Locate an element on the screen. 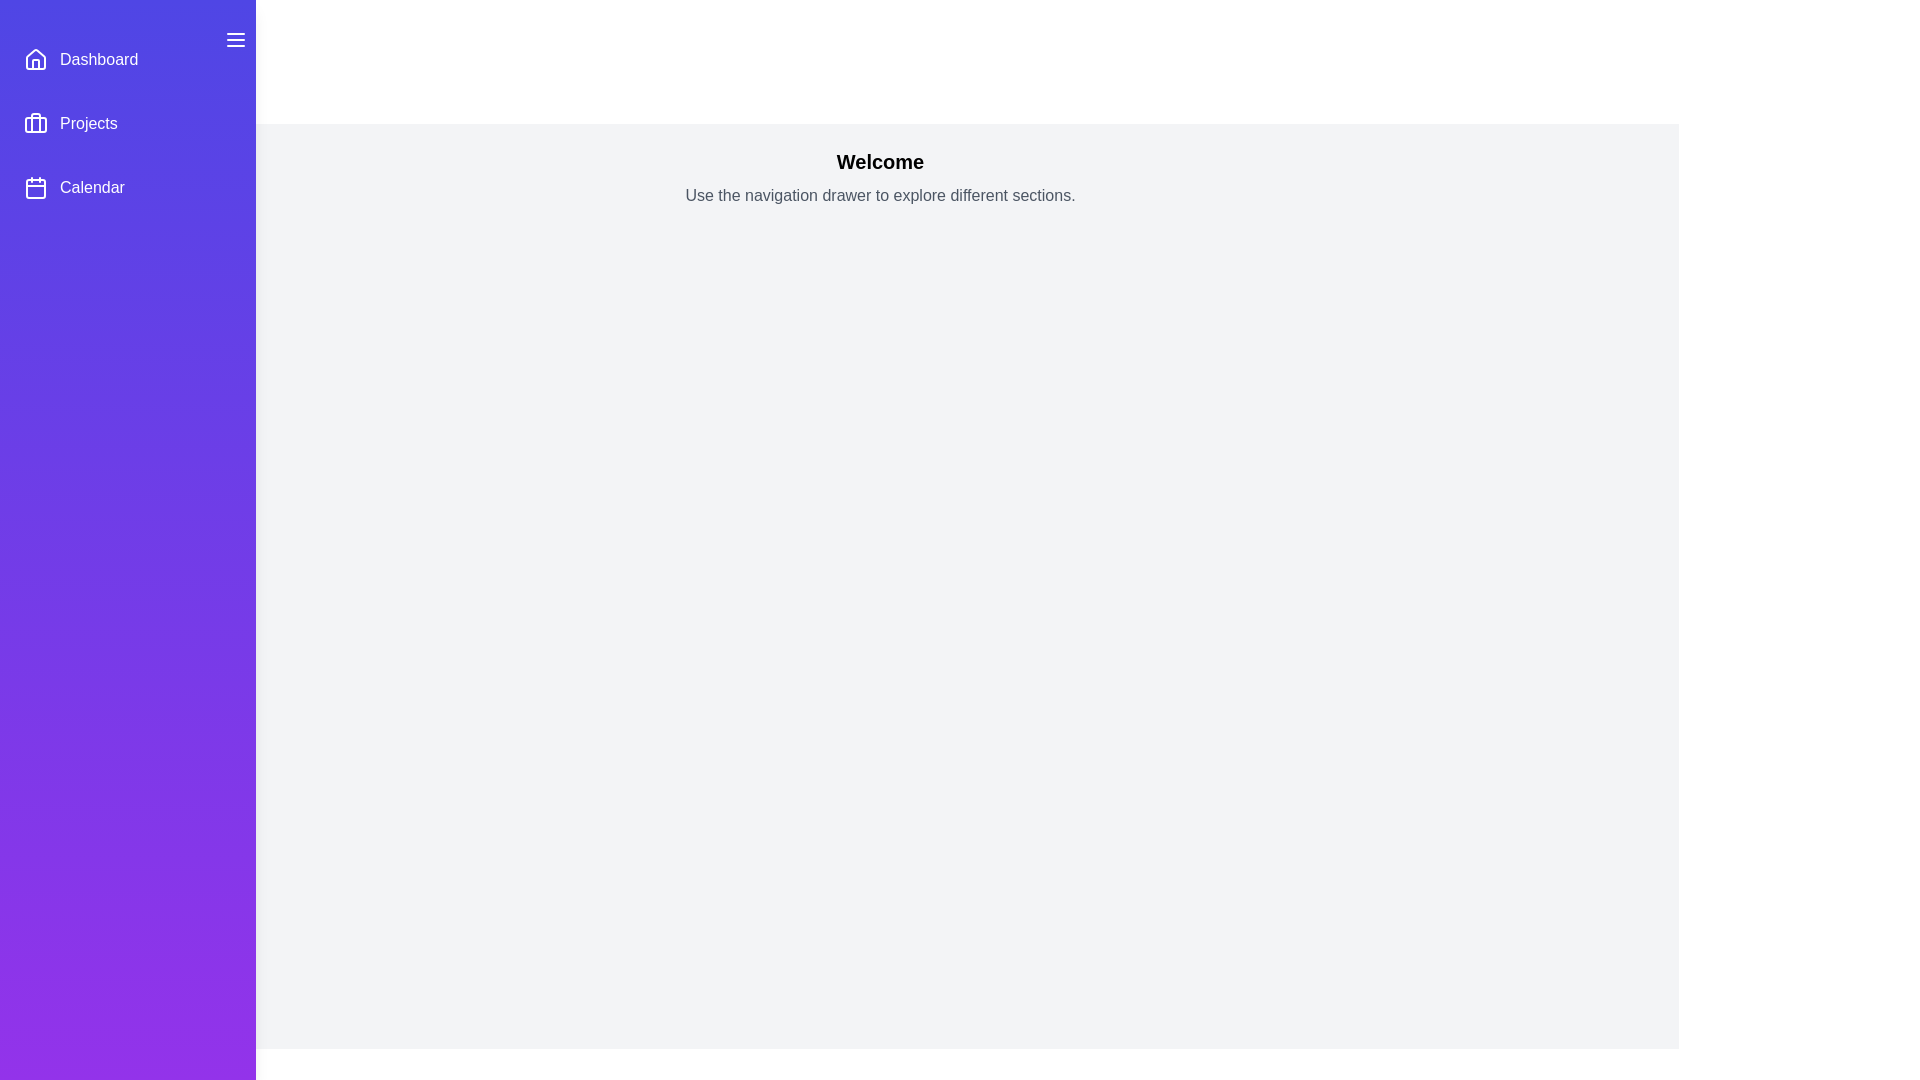  the menu item Dashboard in the drawer is located at coordinates (127, 59).